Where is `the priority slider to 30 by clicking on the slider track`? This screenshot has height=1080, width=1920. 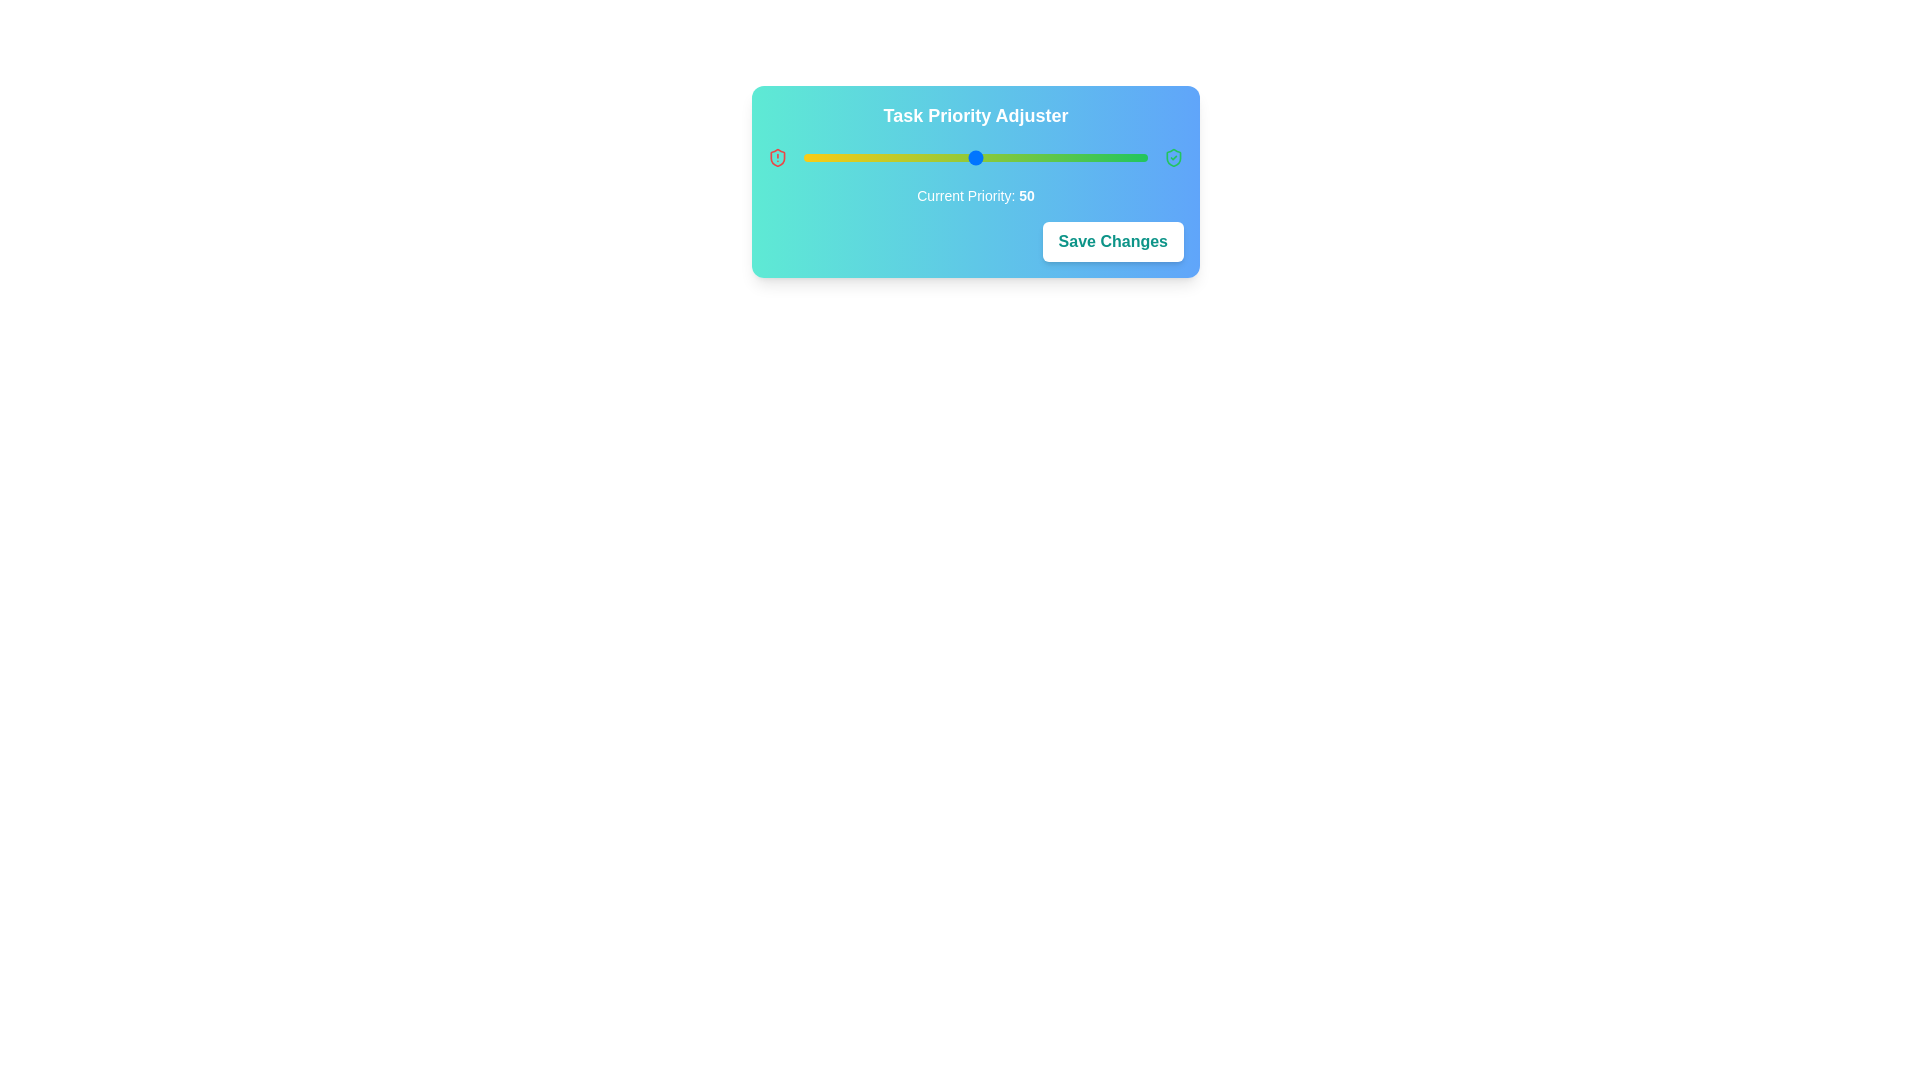
the priority slider to 30 by clicking on the slider track is located at coordinates (906, 157).